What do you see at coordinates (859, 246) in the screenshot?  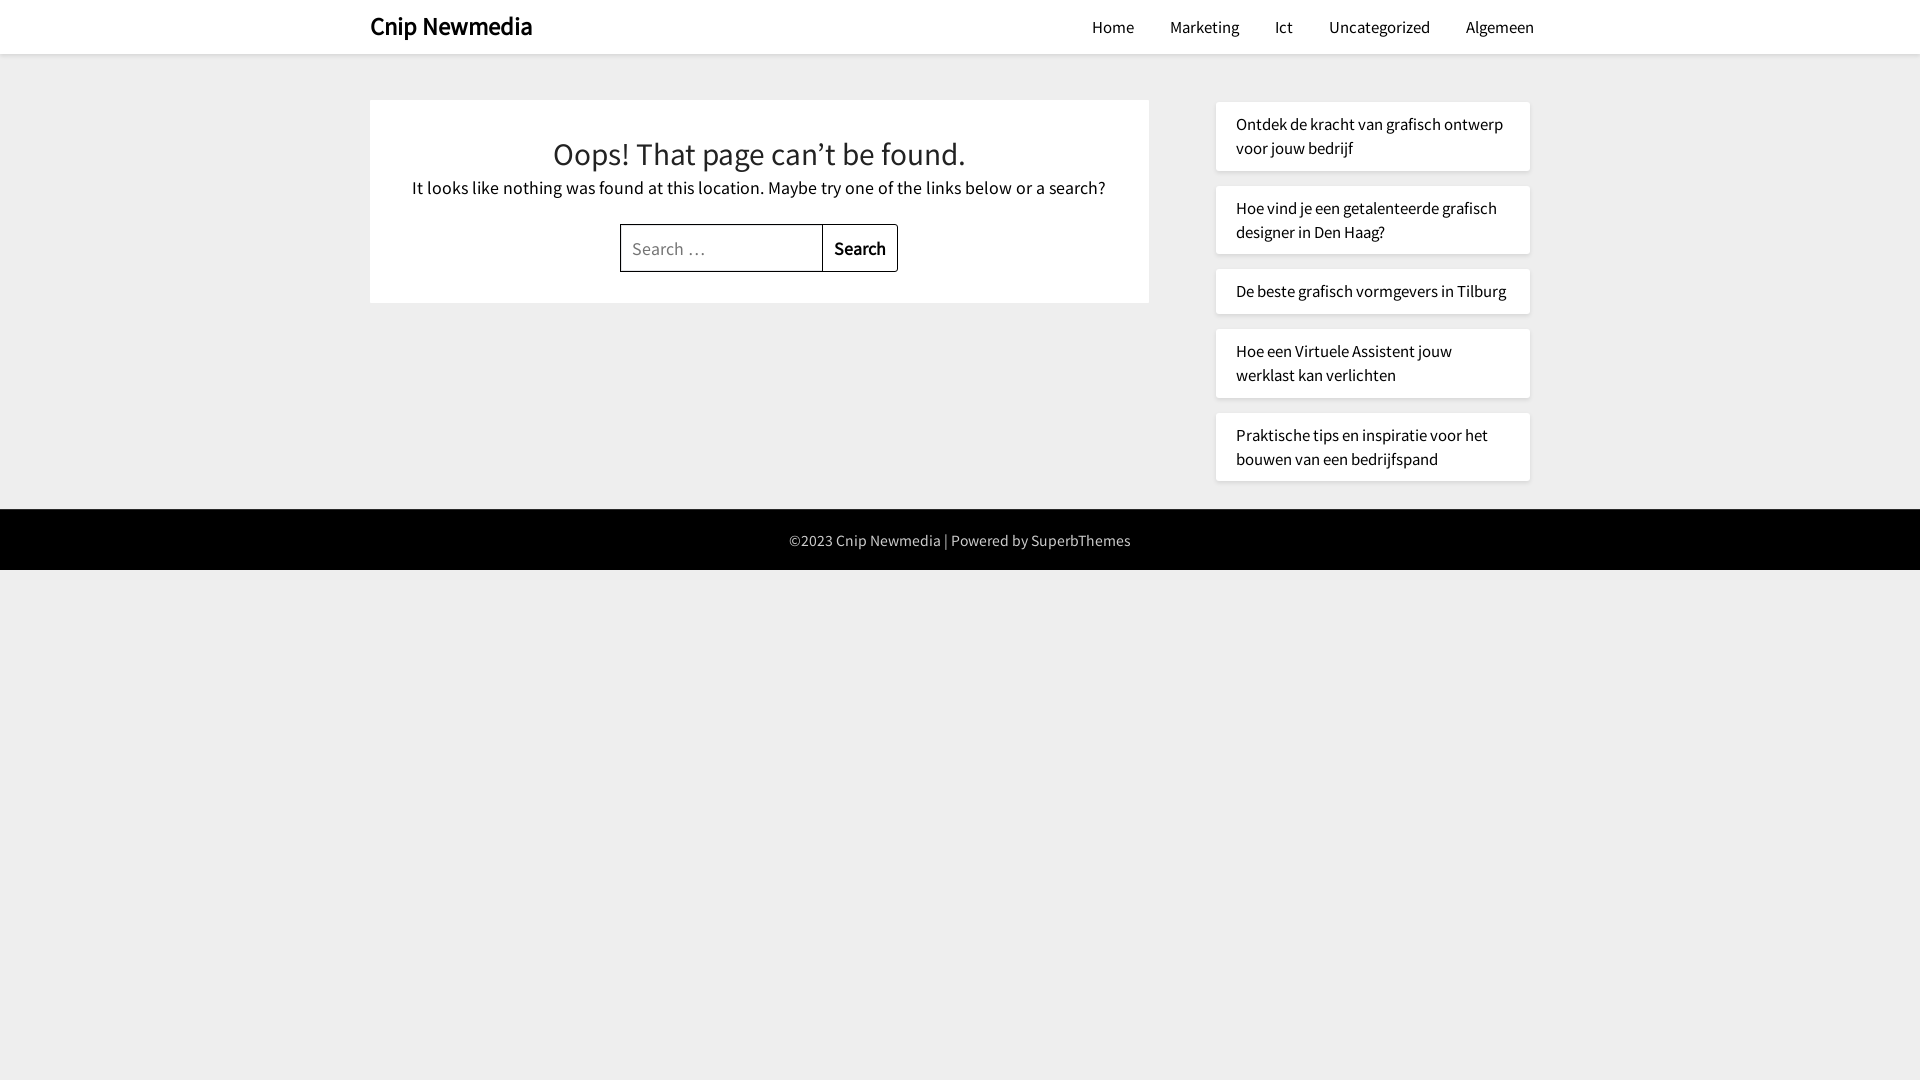 I see `'Search'` at bounding box center [859, 246].